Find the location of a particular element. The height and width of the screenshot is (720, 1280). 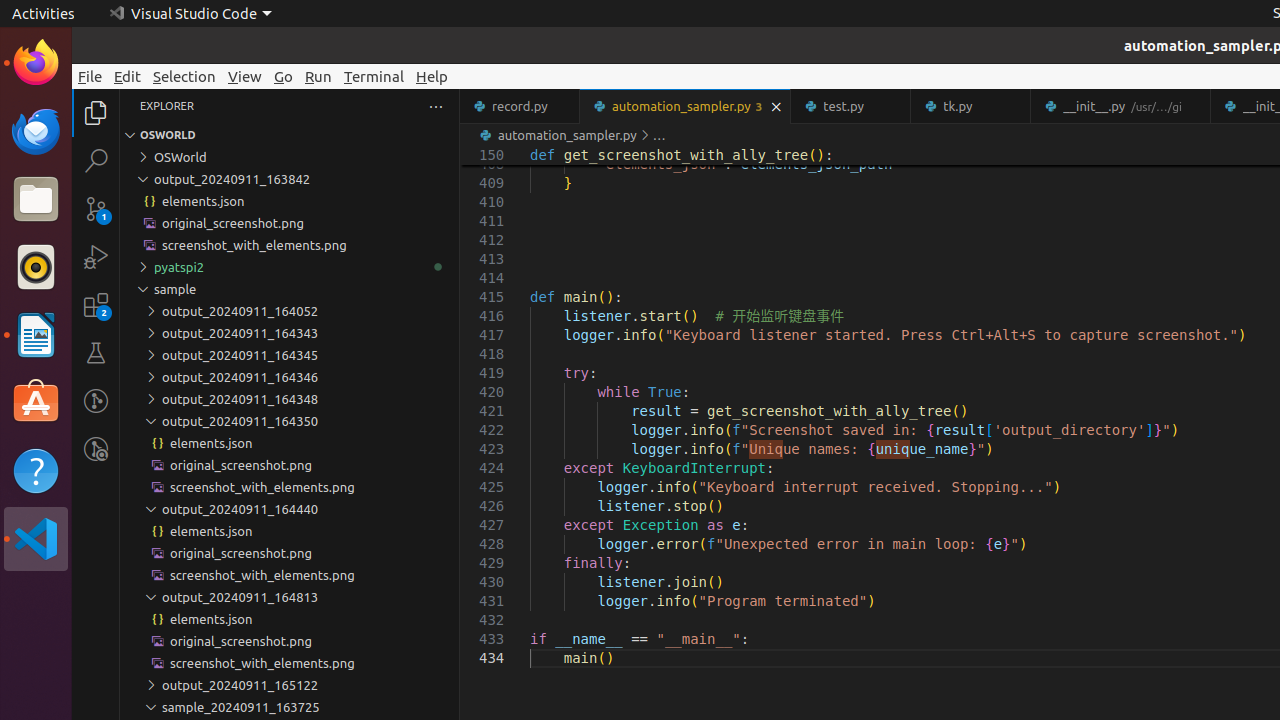

'Firefox Web Browser' is located at coordinates (35, 61).